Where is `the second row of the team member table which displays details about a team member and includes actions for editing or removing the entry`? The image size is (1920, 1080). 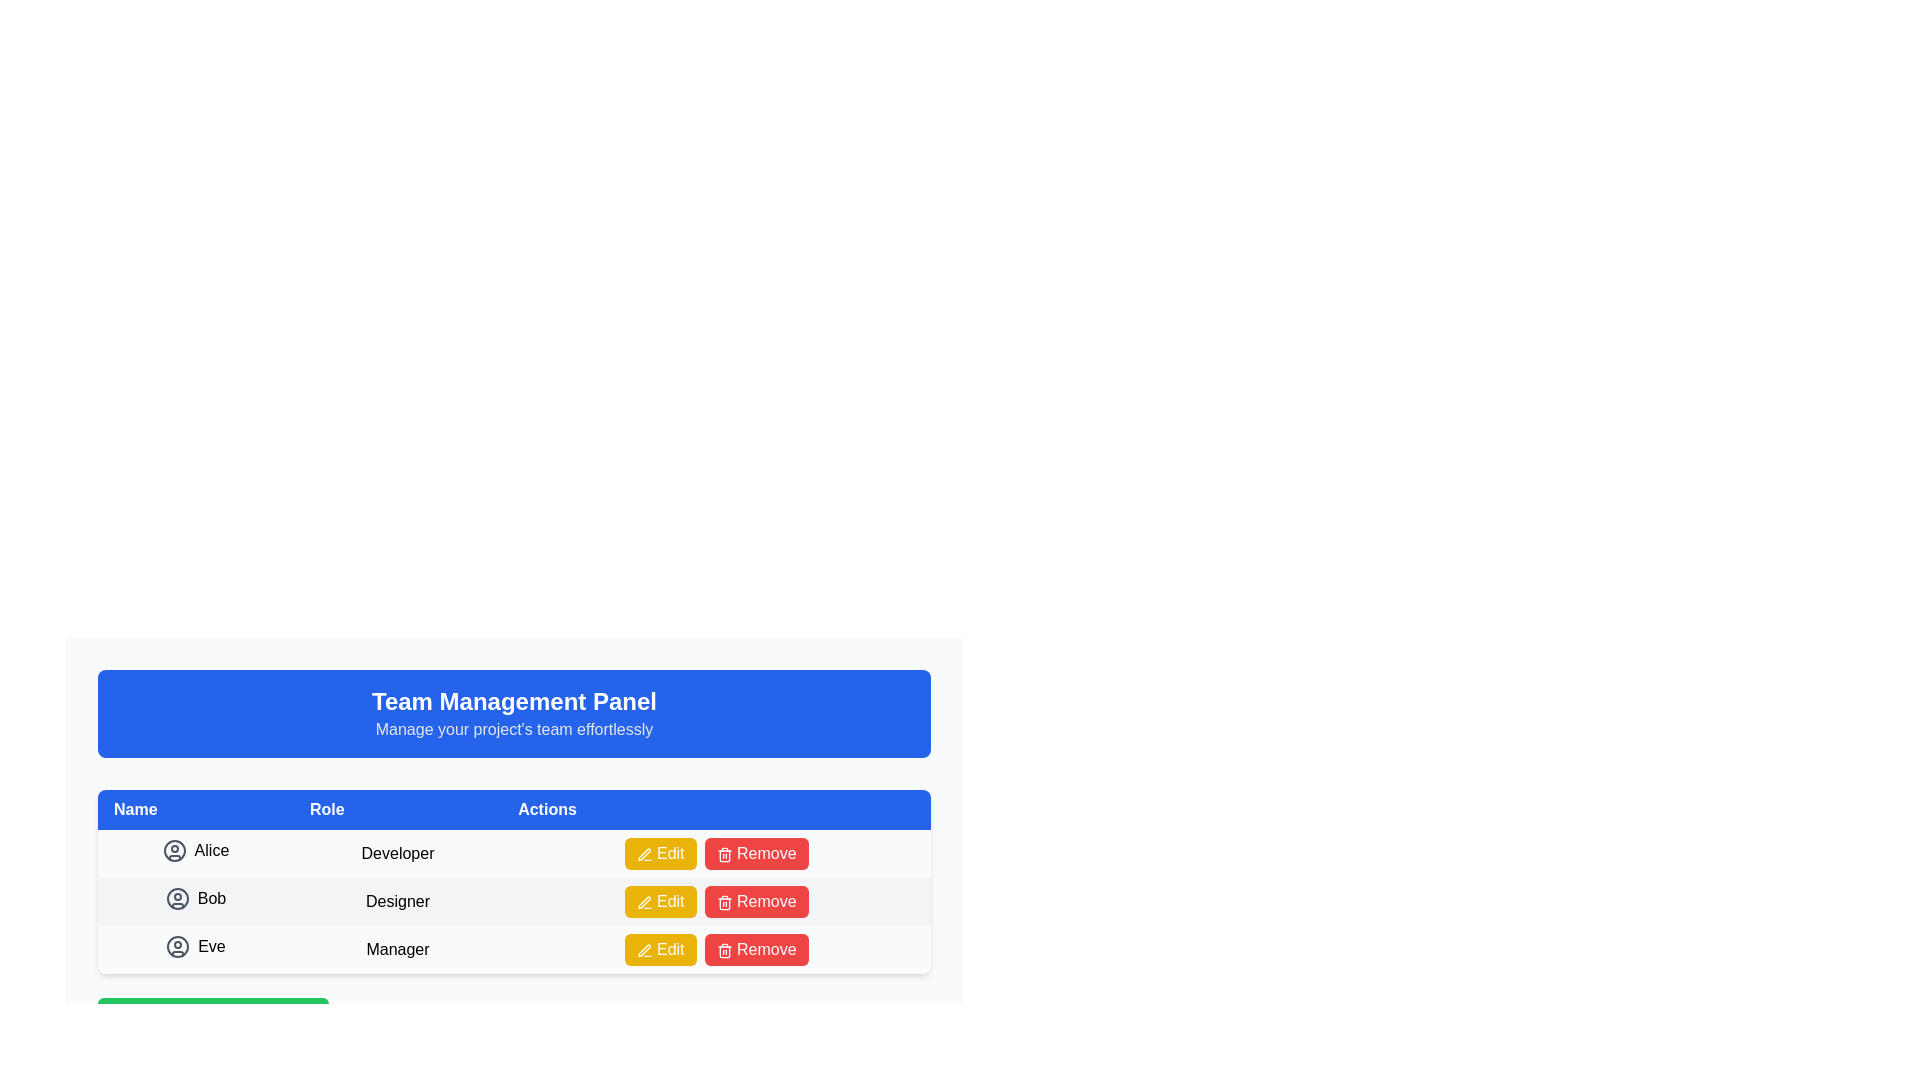 the second row of the team member table which displays details about a team member and includes actions for editing or removing the entry is located at coordinates (514, 881).